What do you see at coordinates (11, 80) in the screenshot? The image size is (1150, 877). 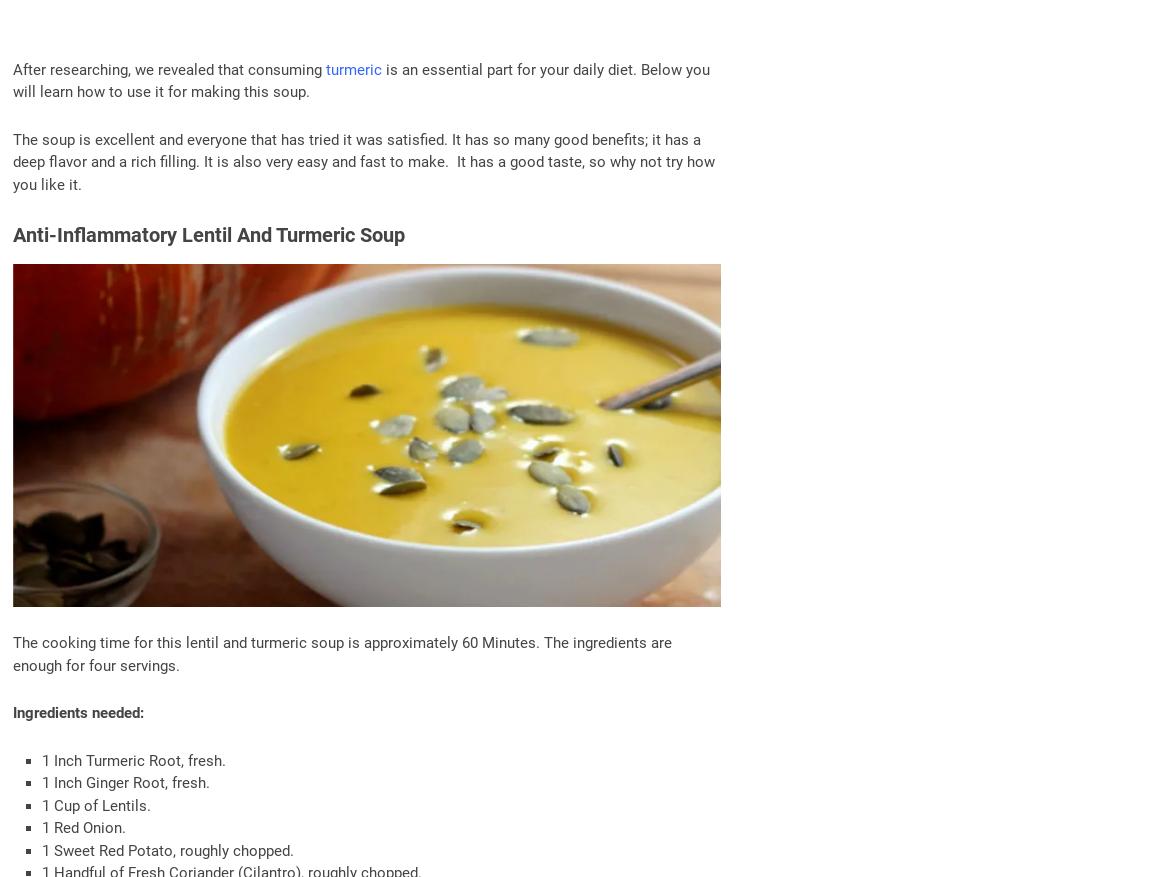 I see `'is an essential part for your daily diet. Below you will learn how to use it for making this soup.'` at bounding box center [11, 80].